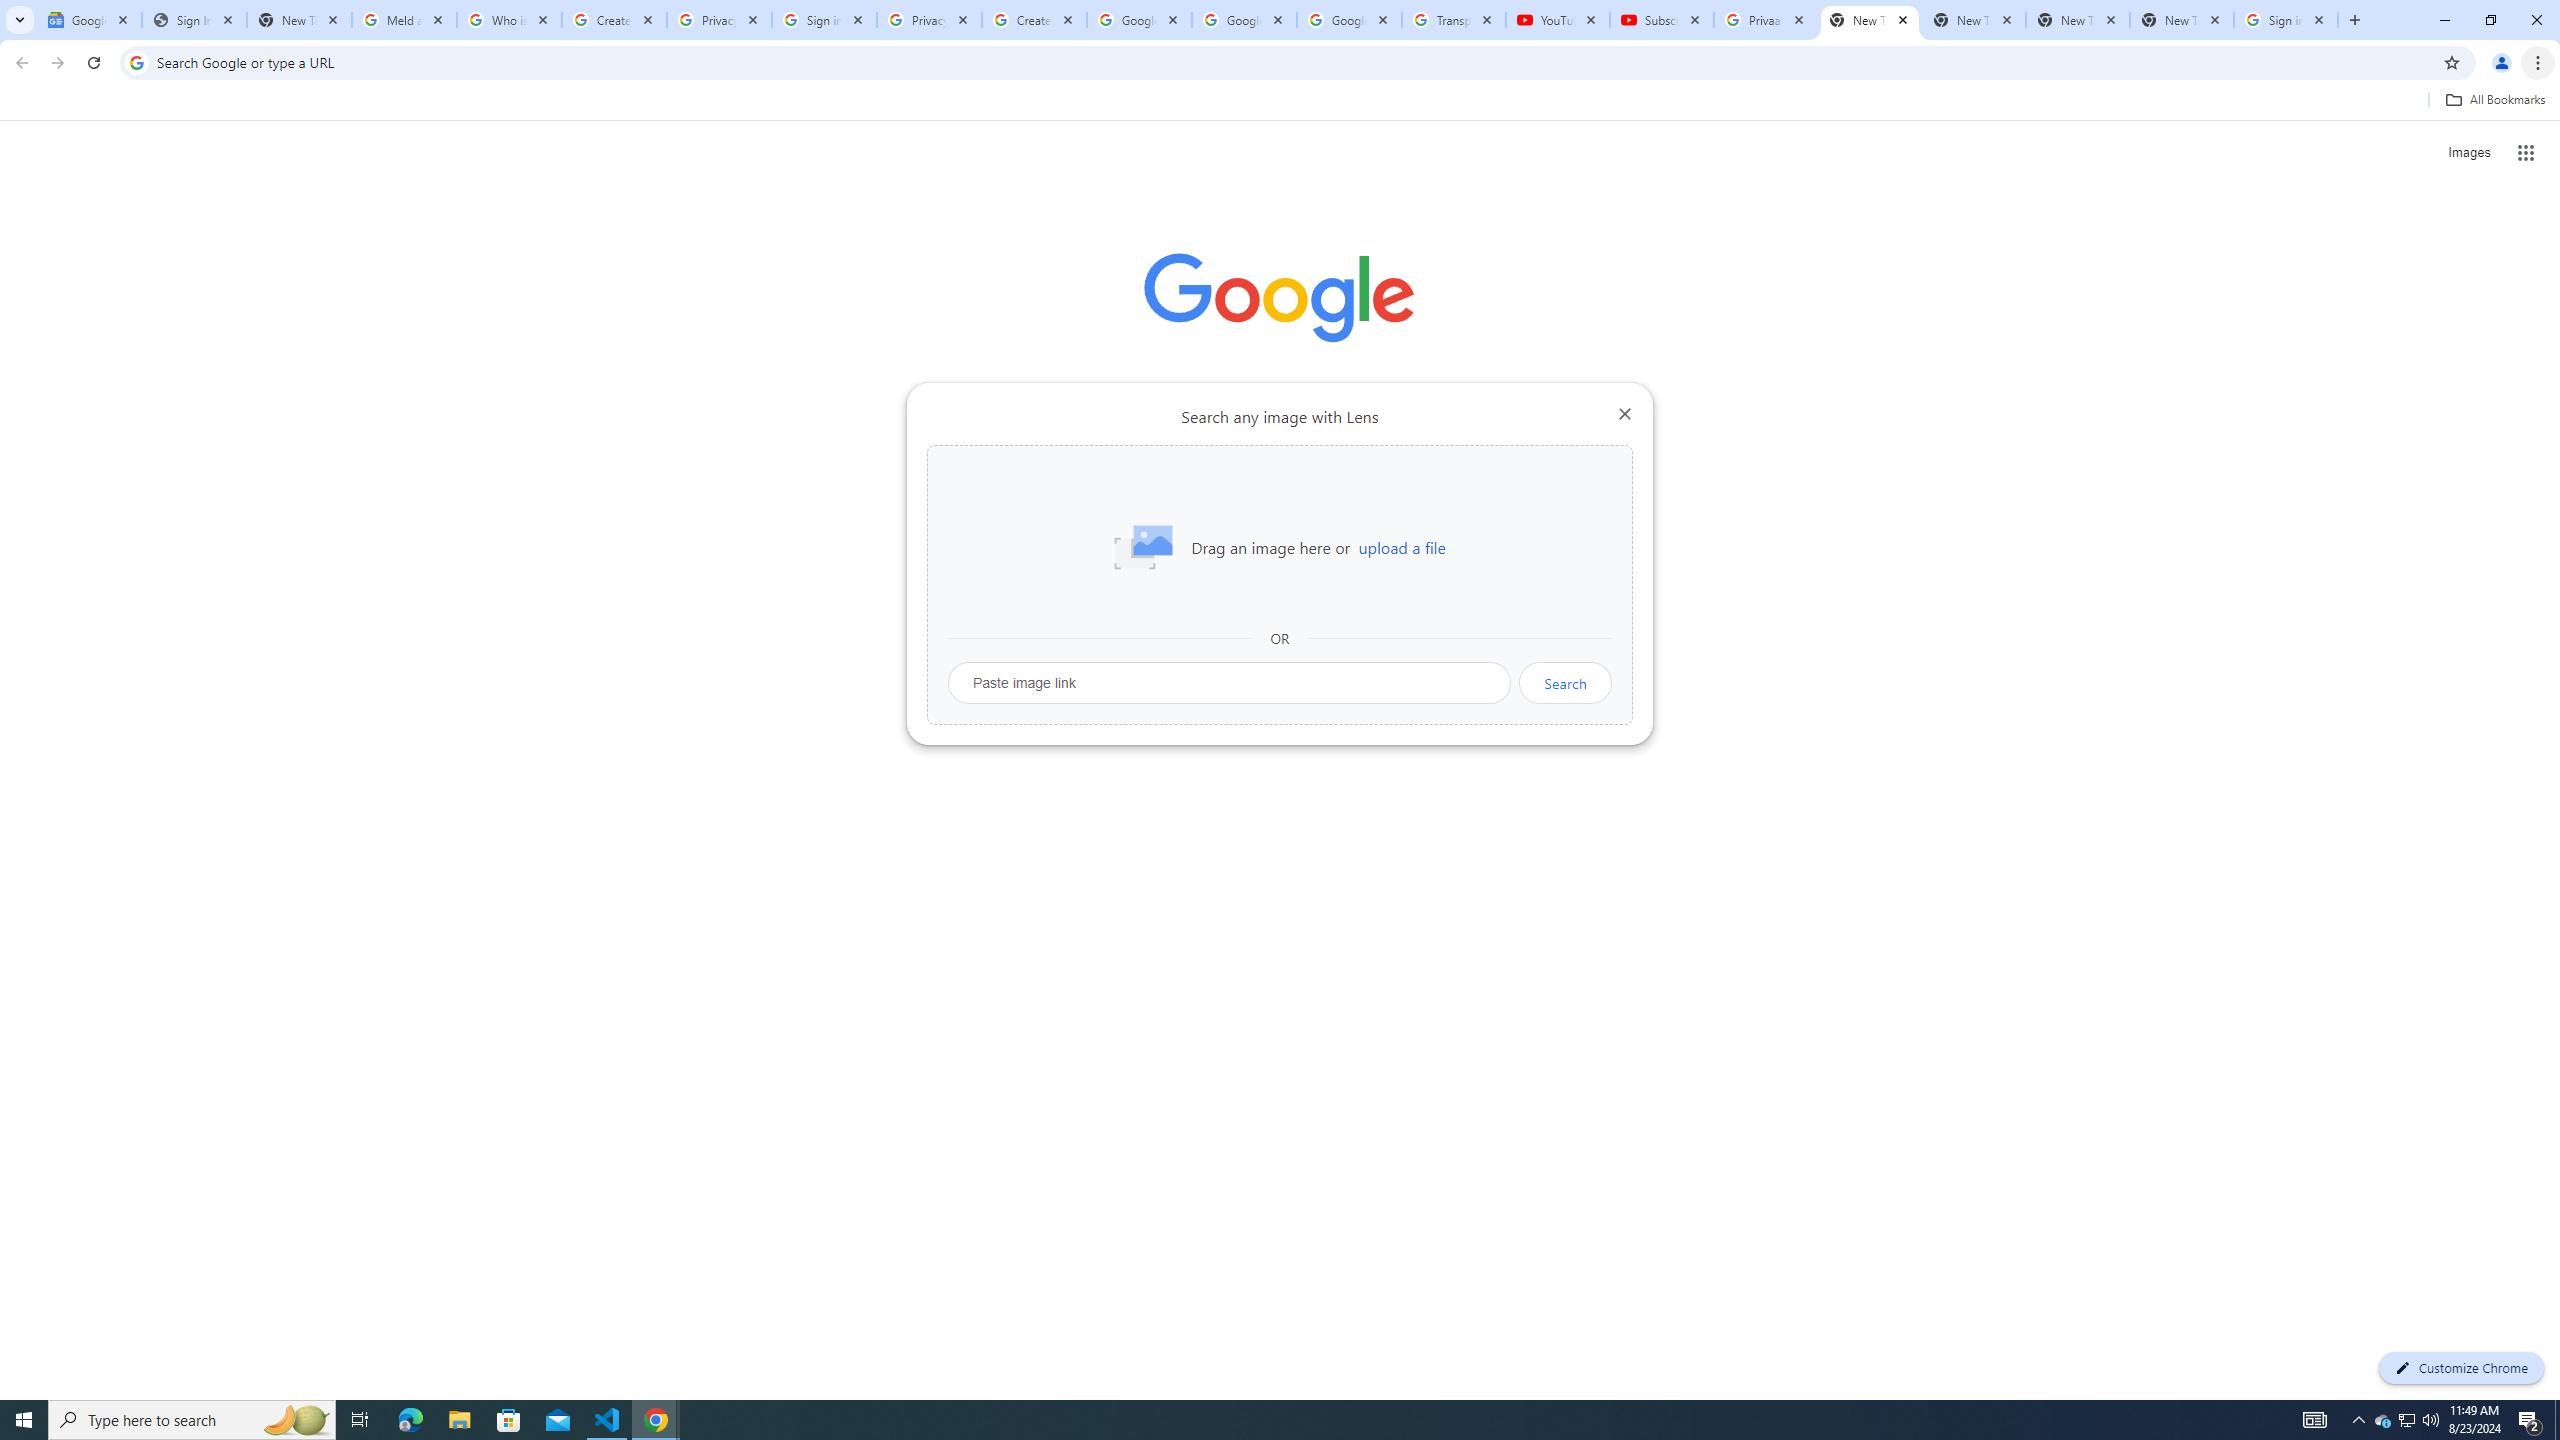 This screenshot has height=1440, width=2560. What do you see at coordinates (1401, 547) in the screenshot?
I see `'upload a file'` at bounding box center [1401, 547].